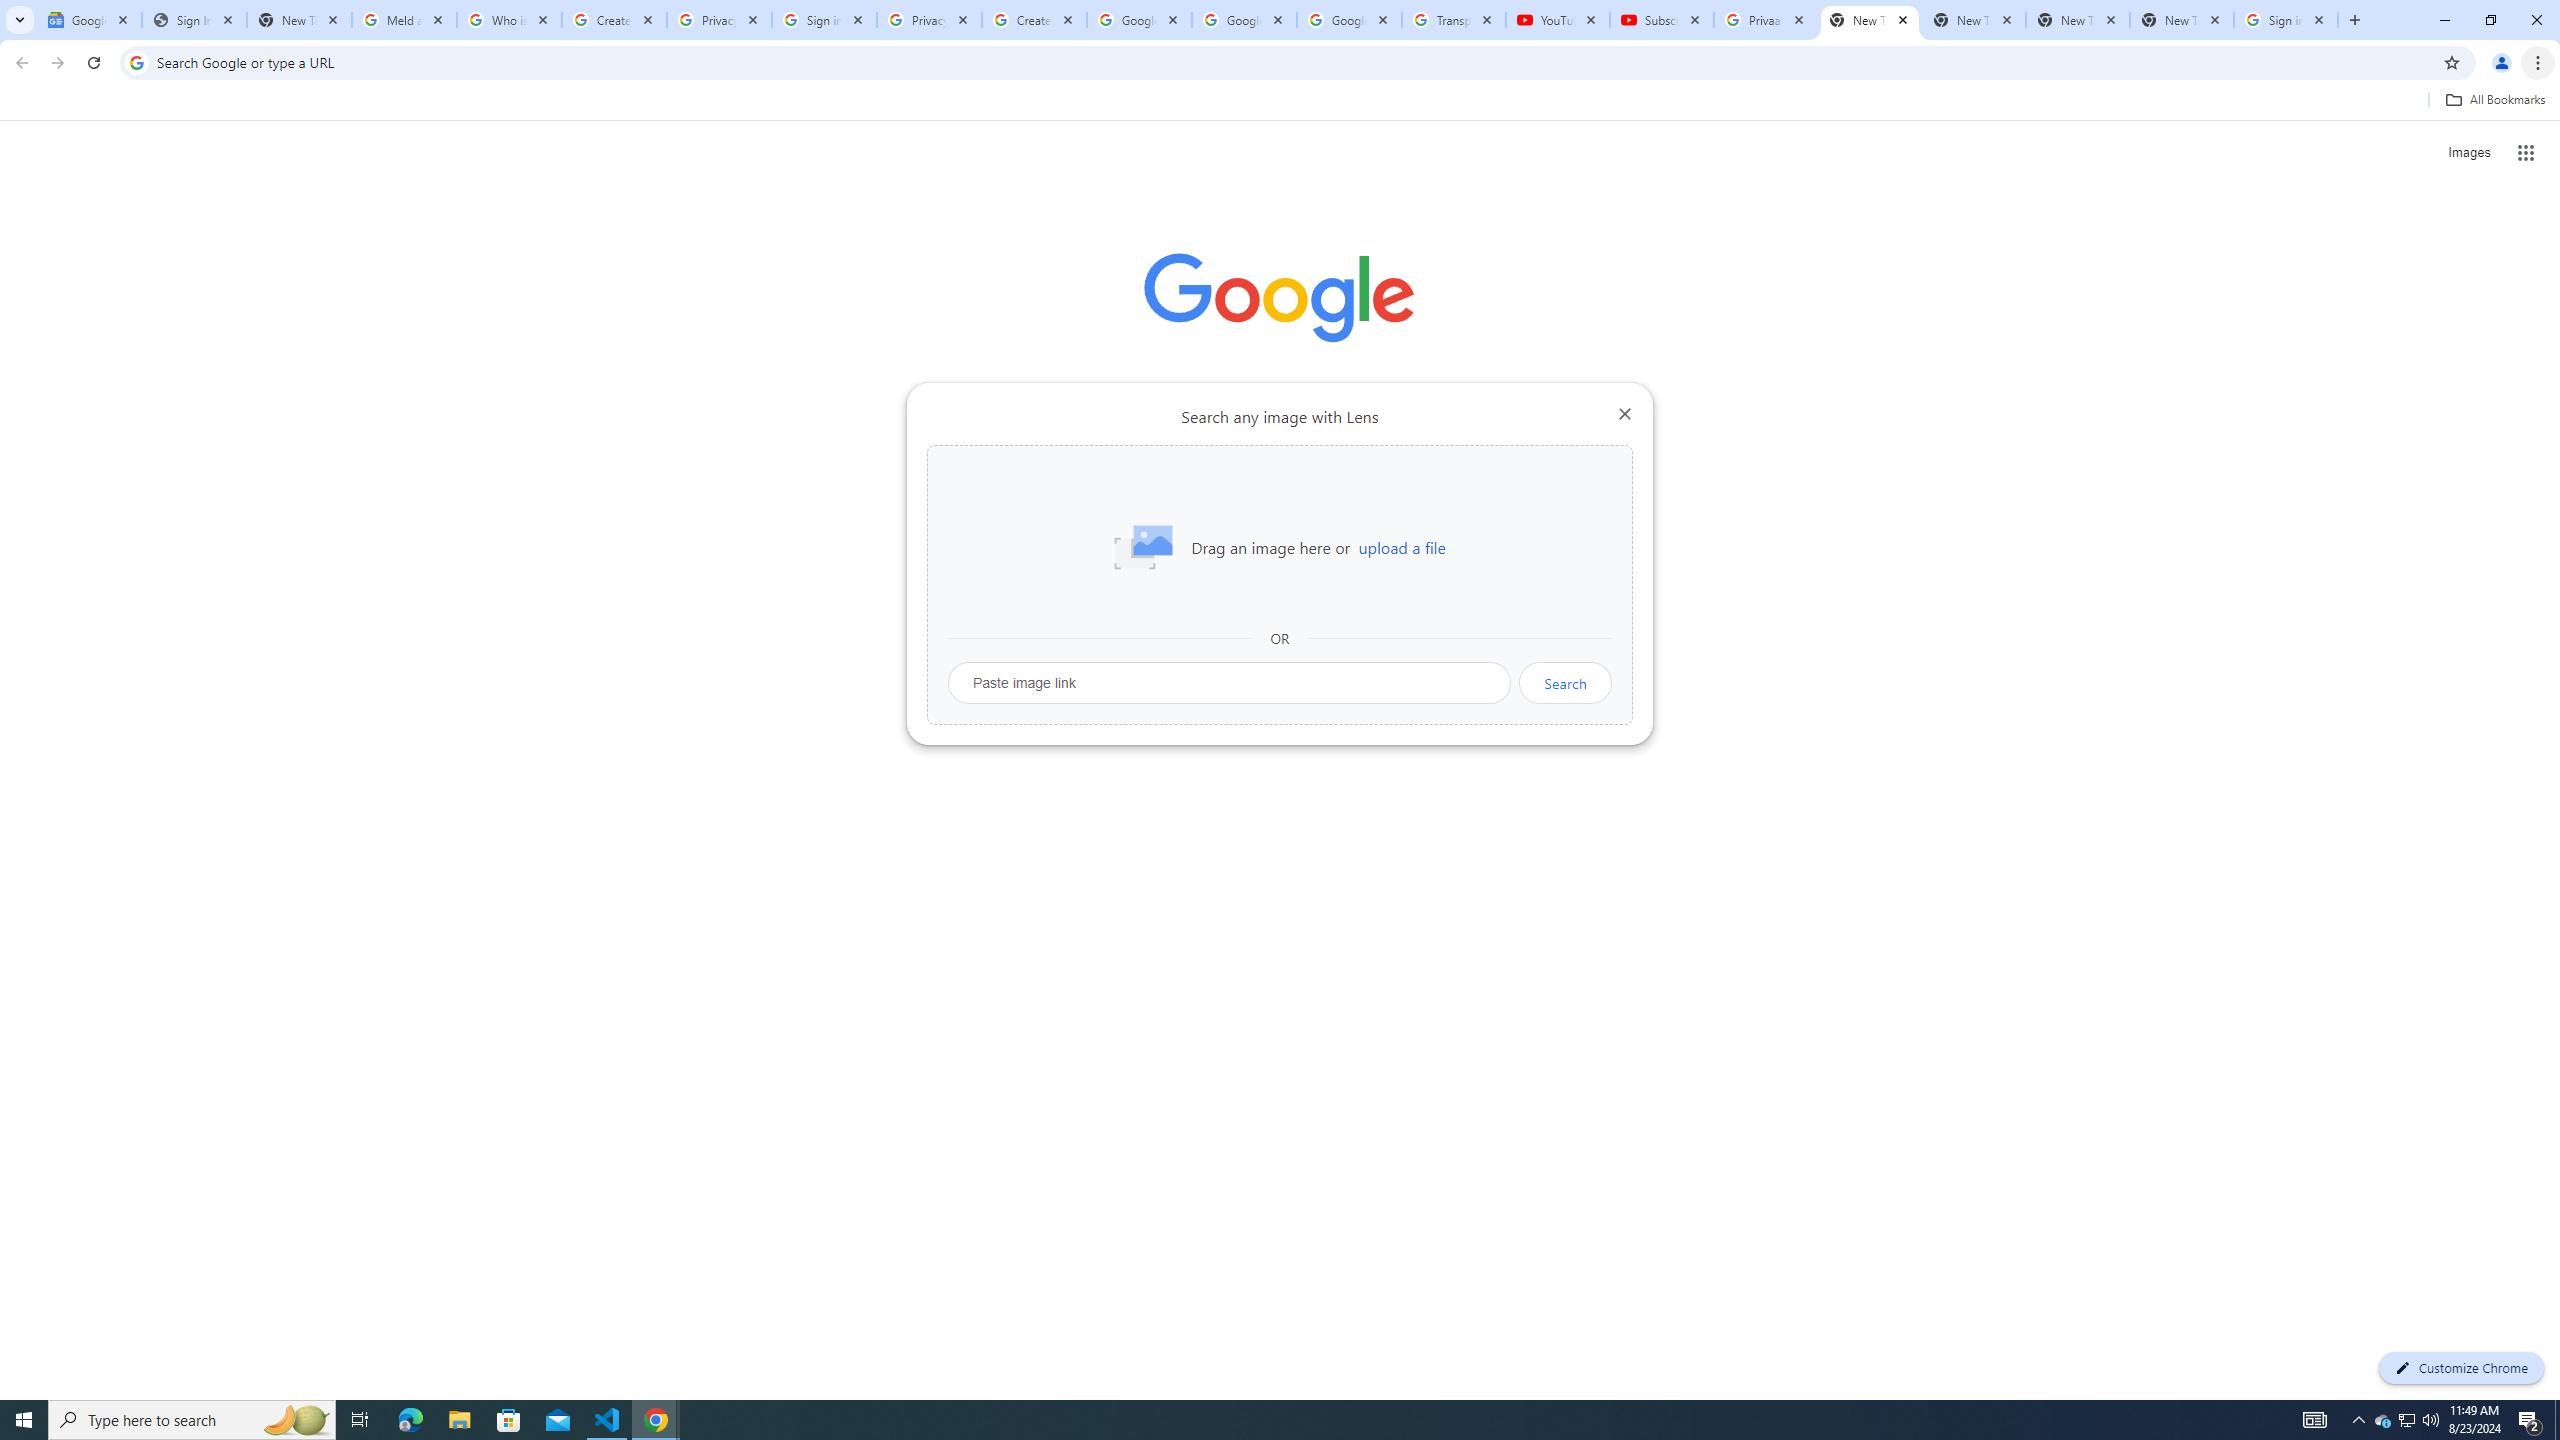 This screenshot has height=1440, width=2560. What do you see at coordinates (1401, 547) in the screenshot?
I see `'upload a file'` at bounding box center [1401, 547].